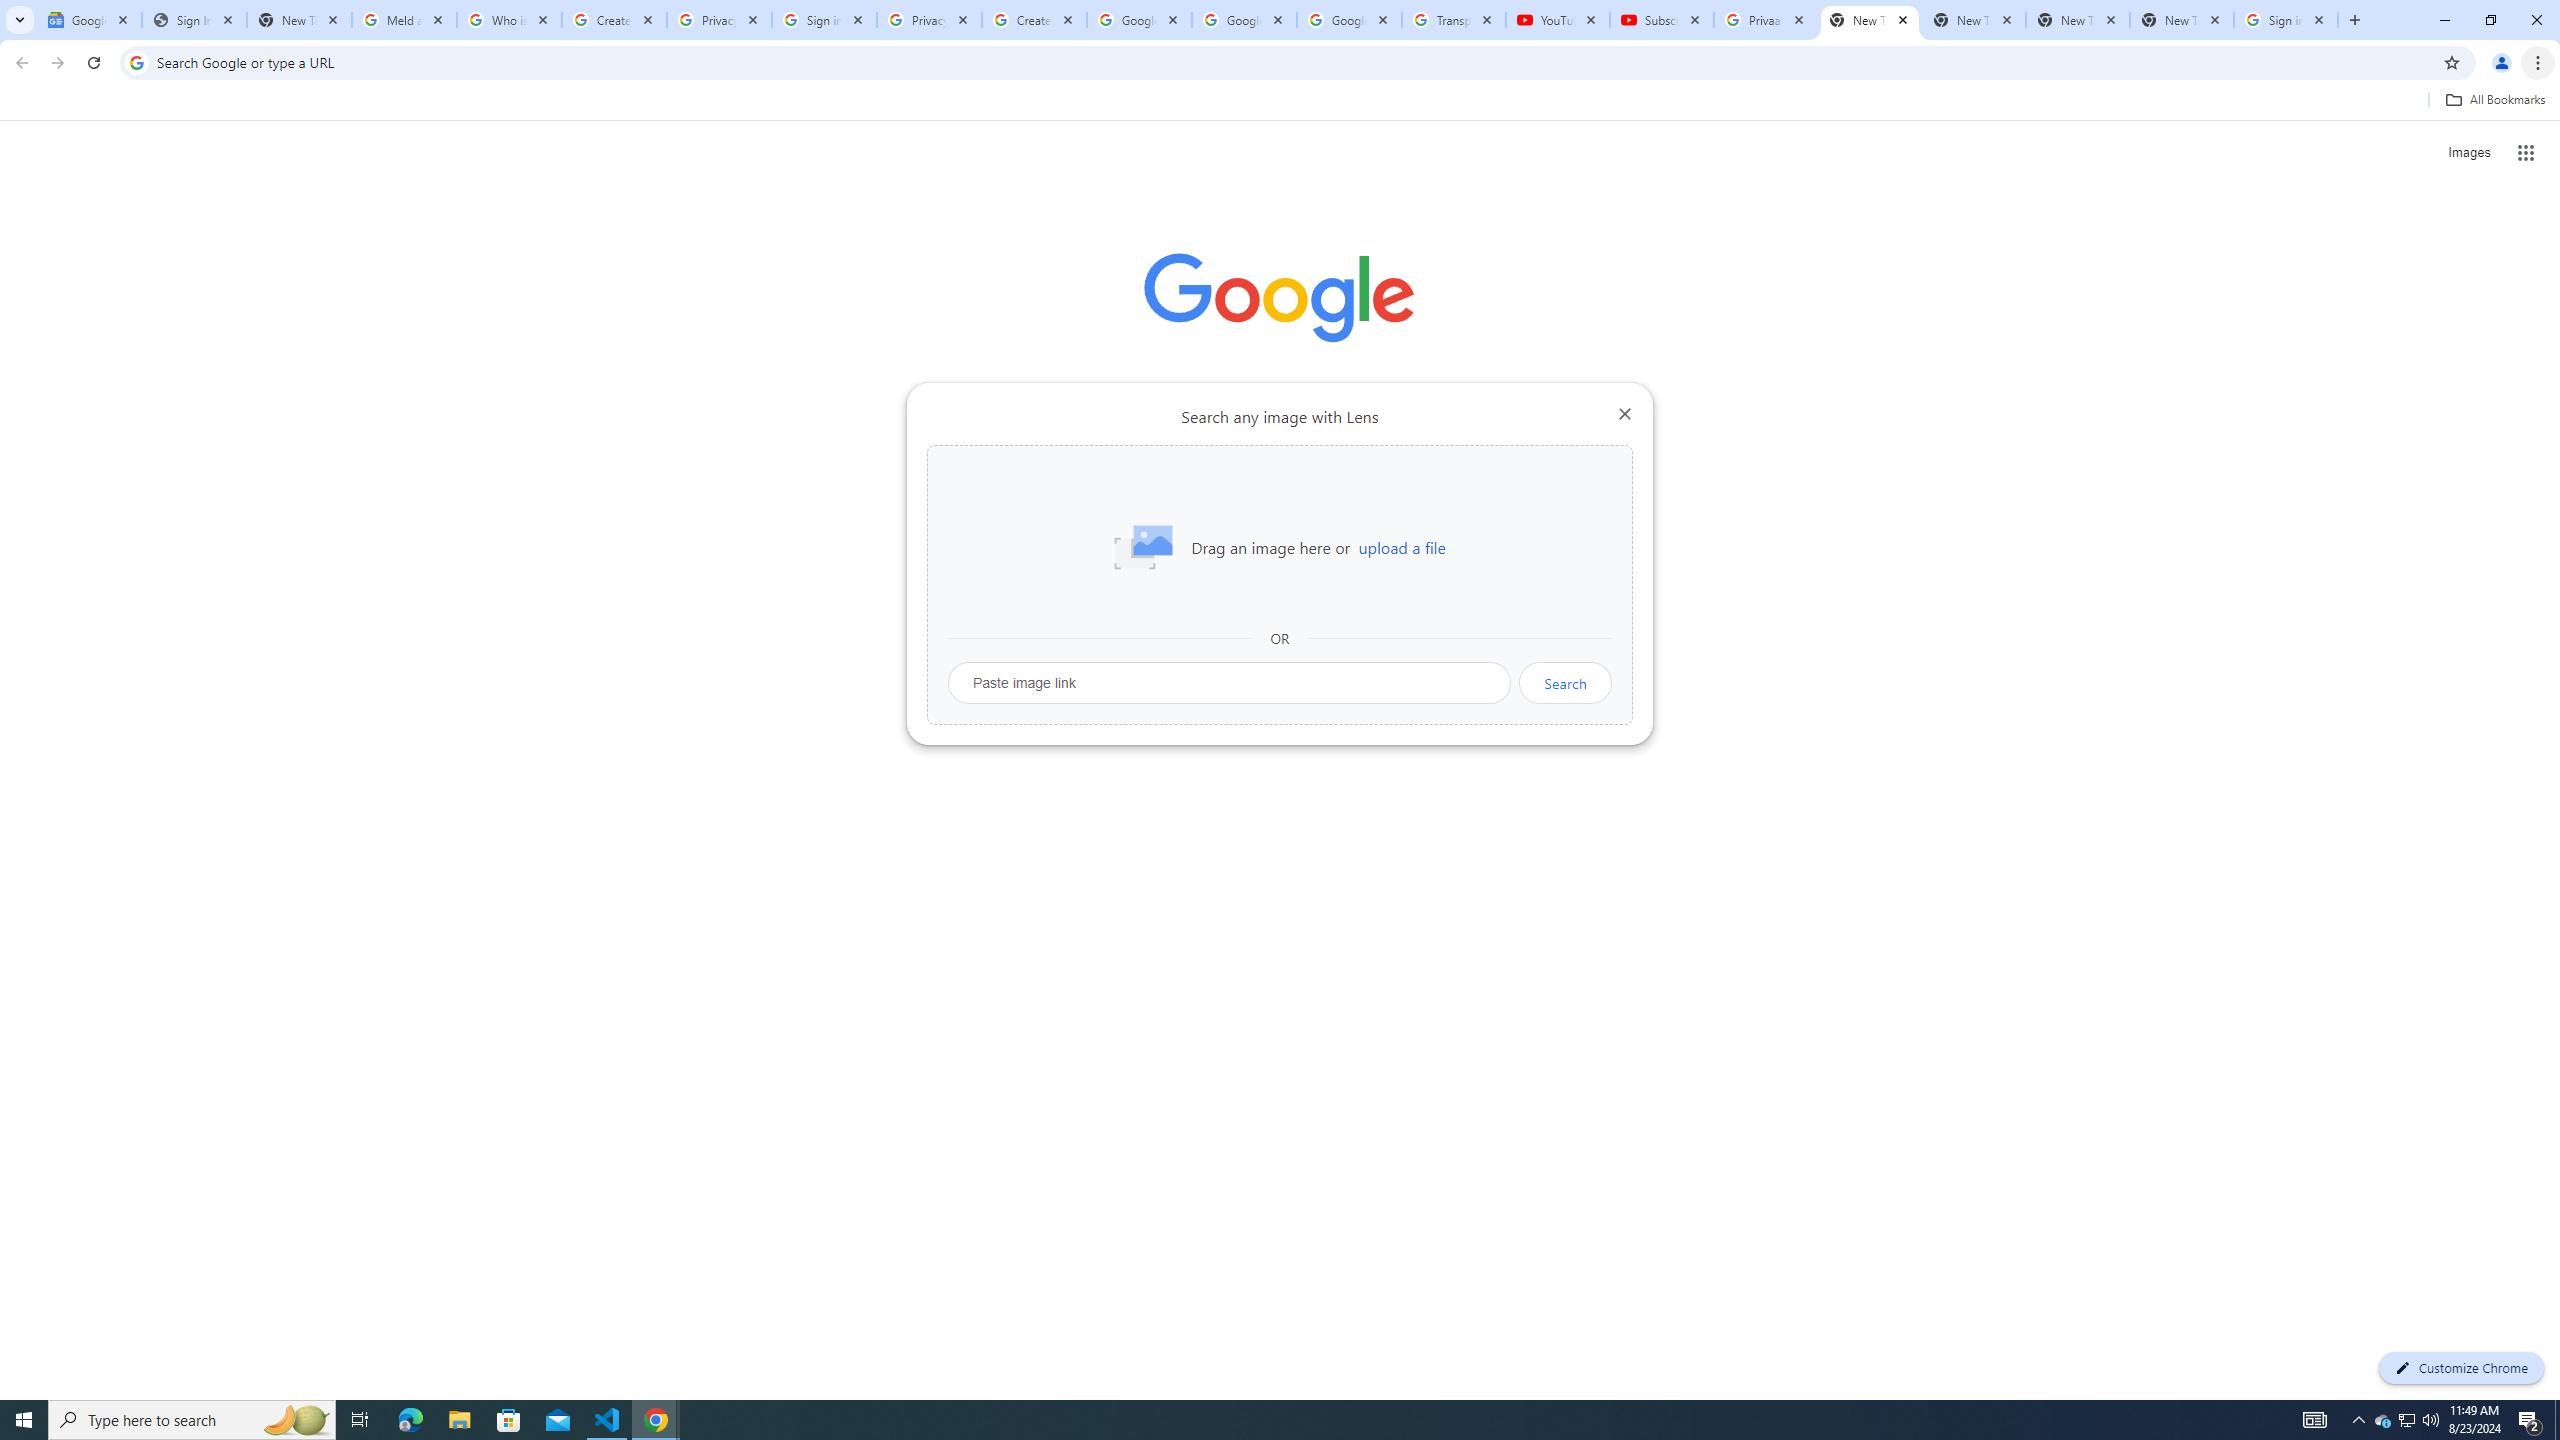 This screenshot has height=1440, width=2560. What do you see at coordinates (1401, 547) in the screenshot?
I see `'upload a file'` at bounding box center [1401, 547].